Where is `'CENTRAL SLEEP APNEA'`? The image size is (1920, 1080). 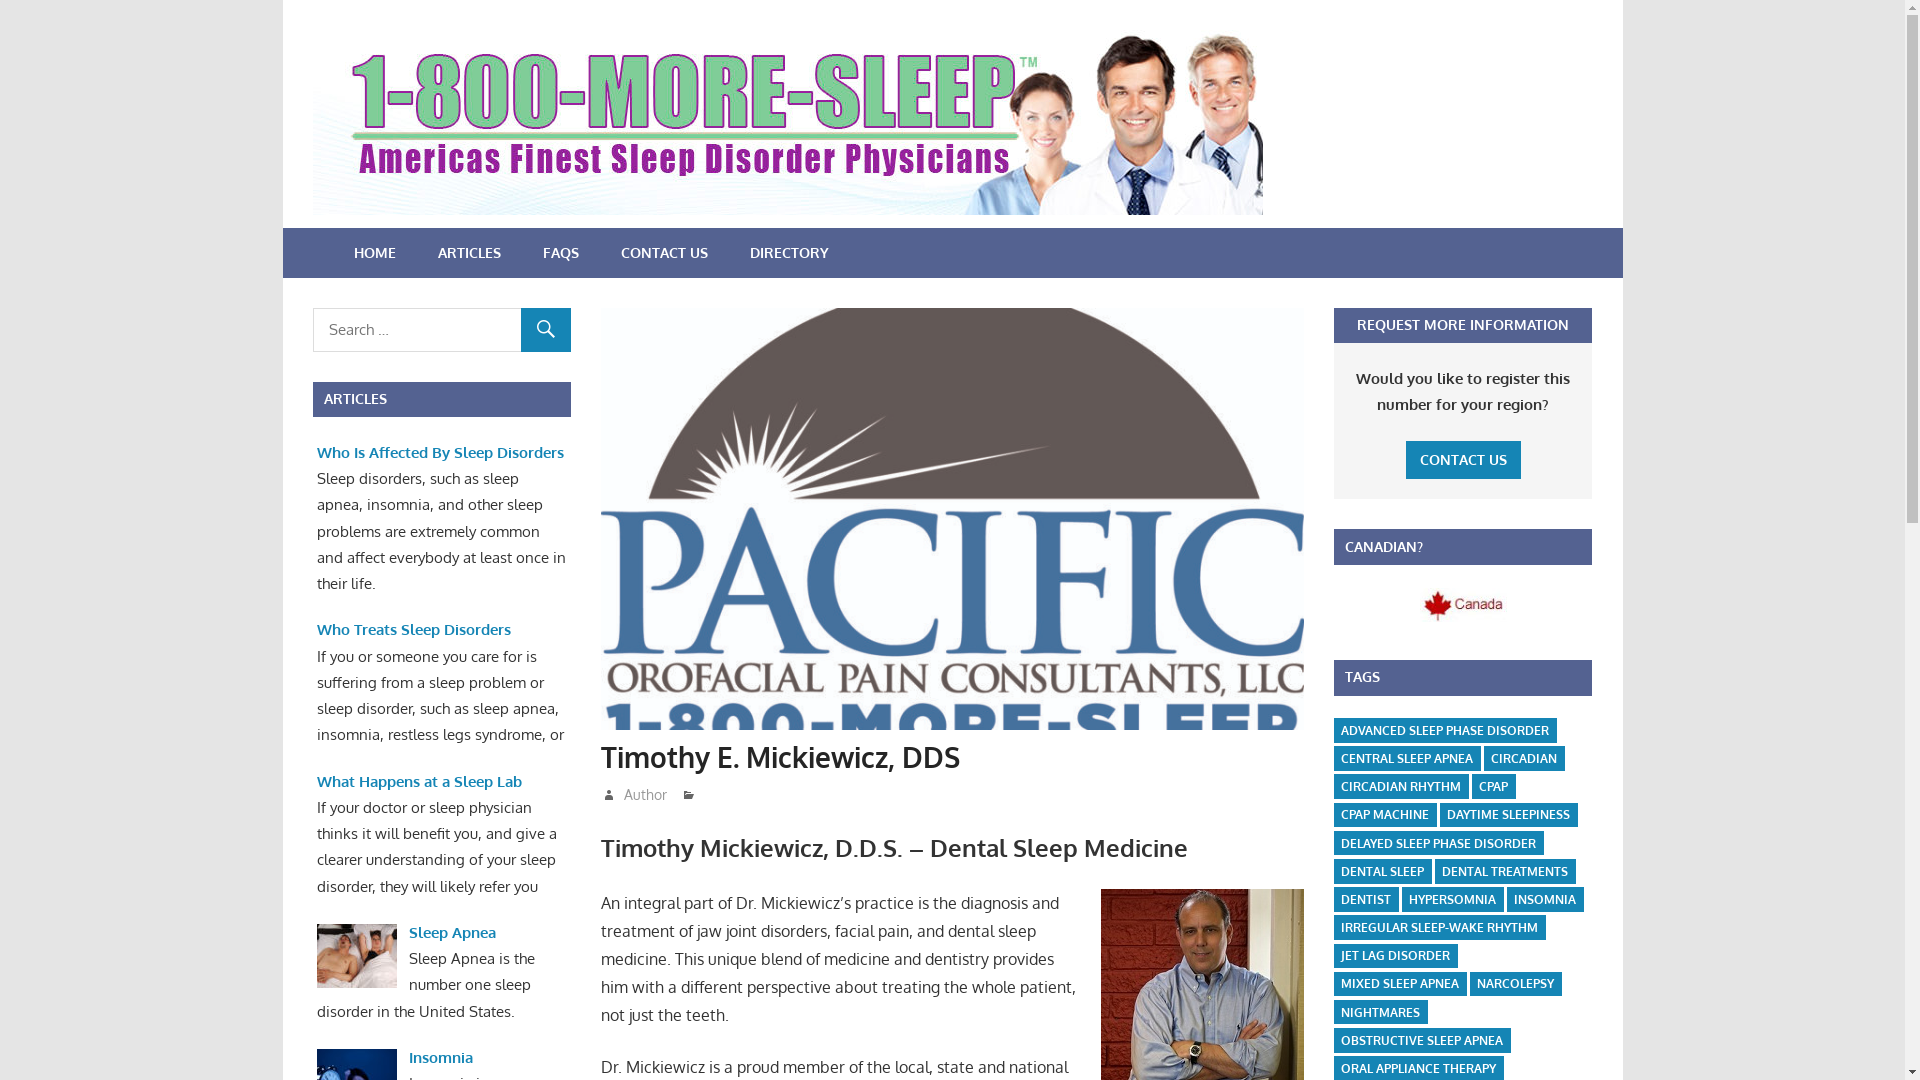
'CENTRAL SLEEP APNEA' is located at coordinates (1405, 758).